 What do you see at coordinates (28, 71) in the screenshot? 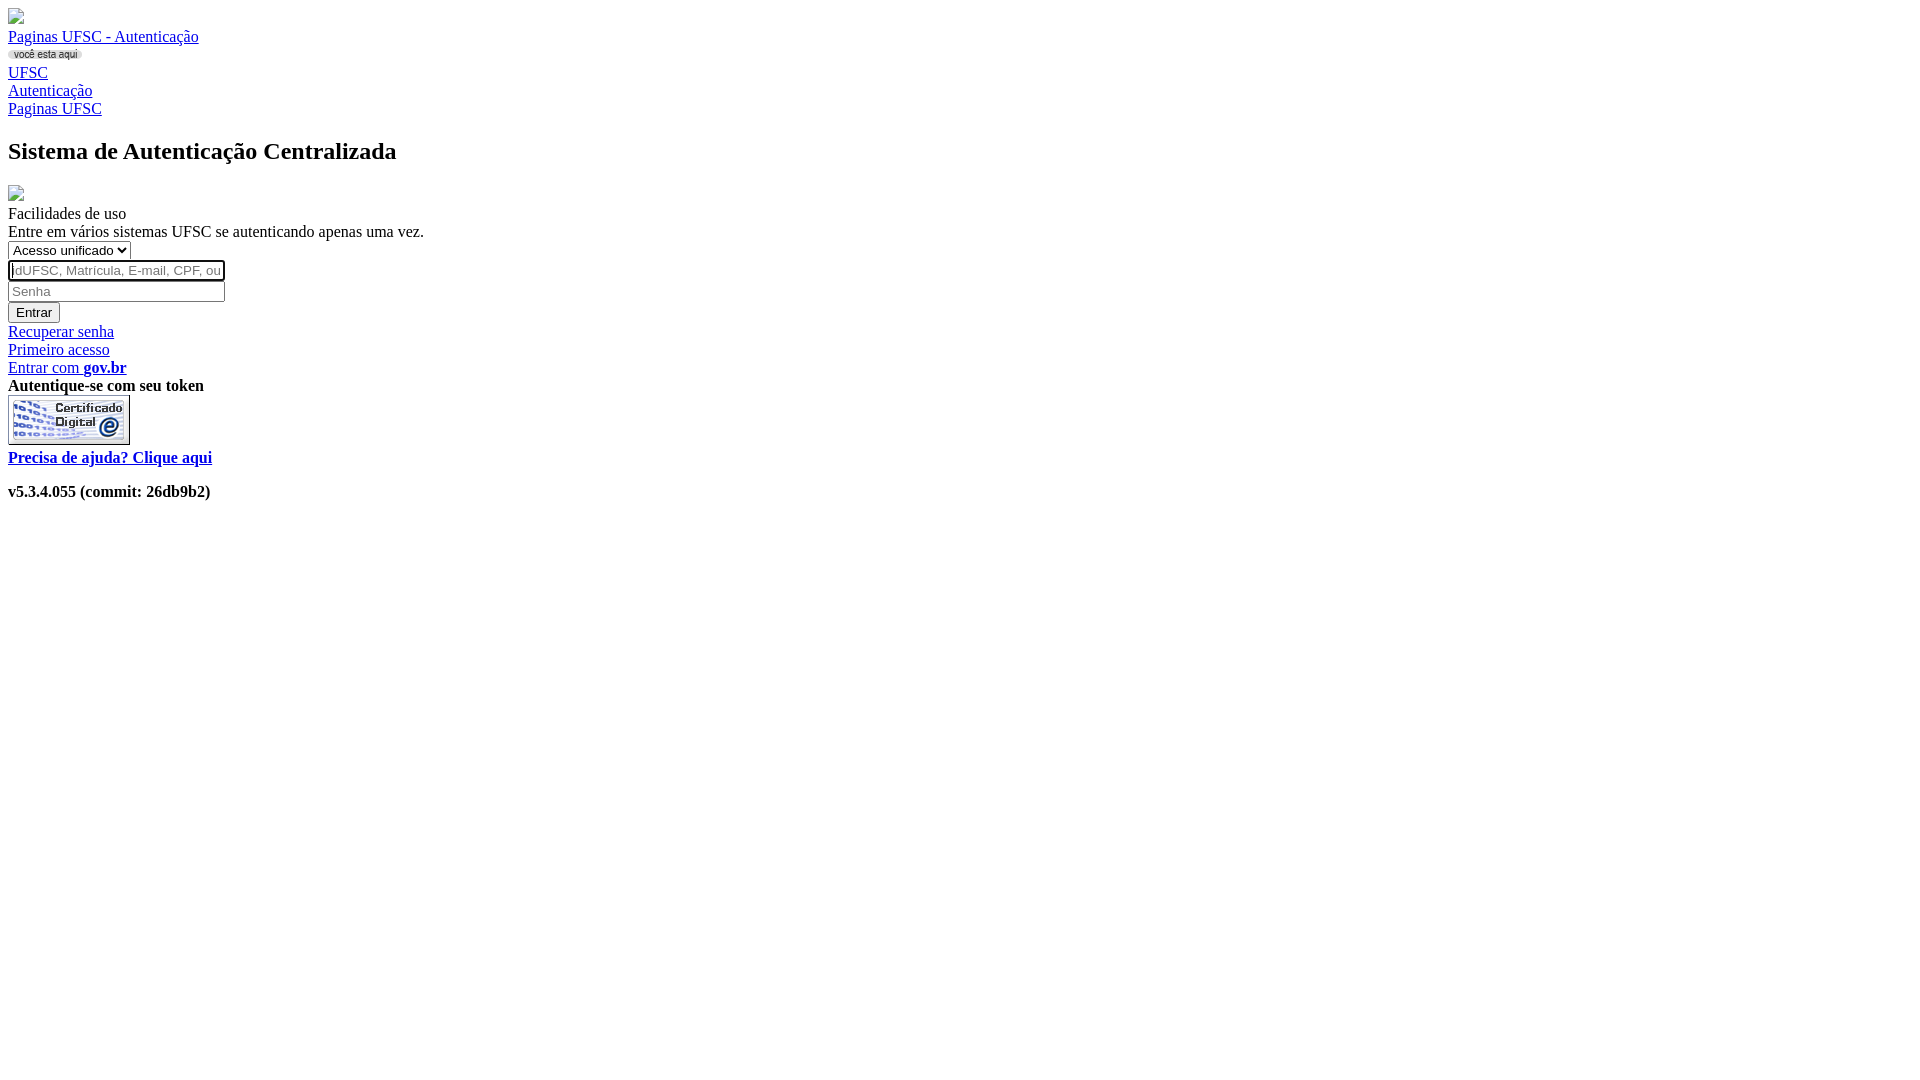
I see `'UFSC'` at bounding box center [28, 71].